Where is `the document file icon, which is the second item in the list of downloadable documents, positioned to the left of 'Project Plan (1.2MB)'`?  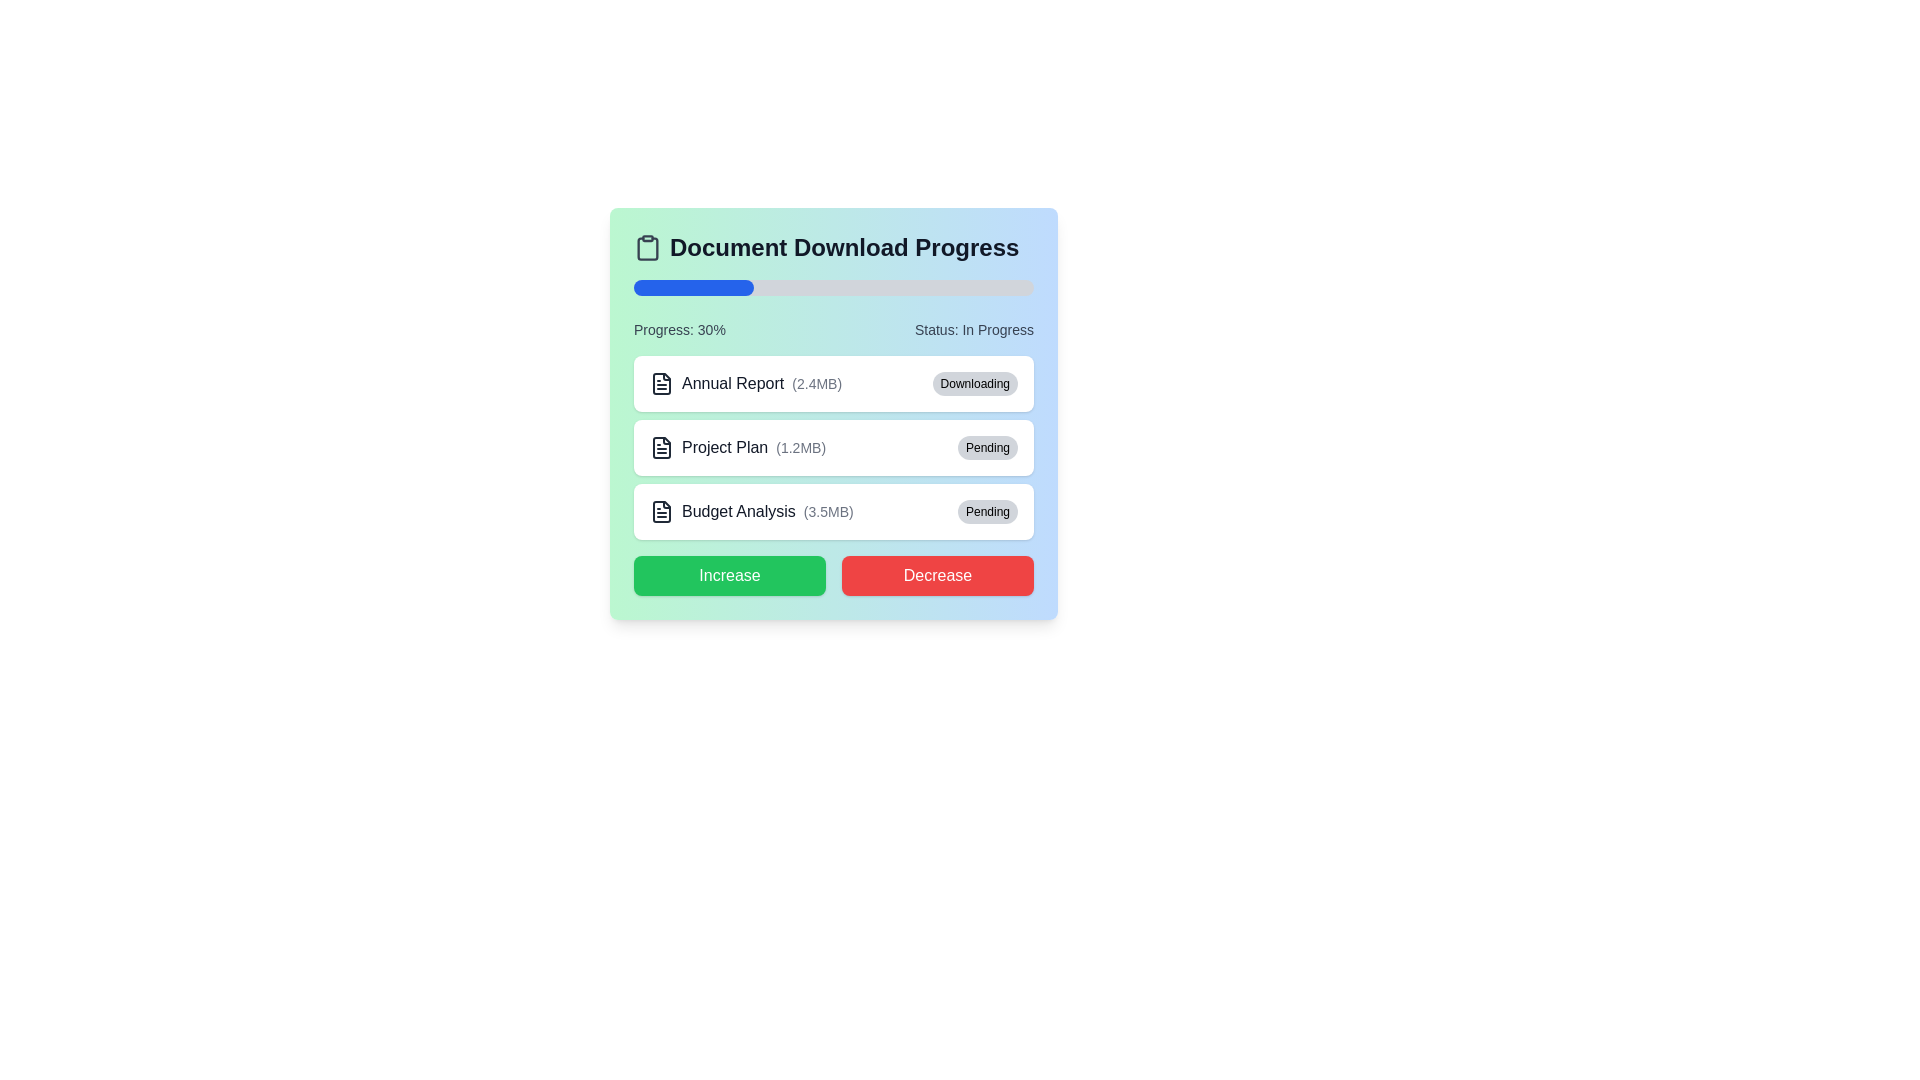
the document file icon, which is the second item in the list of downloadable documents, positioned to the left of 'Project Plan (1.2MB)' is located at coordinates (662, 446).